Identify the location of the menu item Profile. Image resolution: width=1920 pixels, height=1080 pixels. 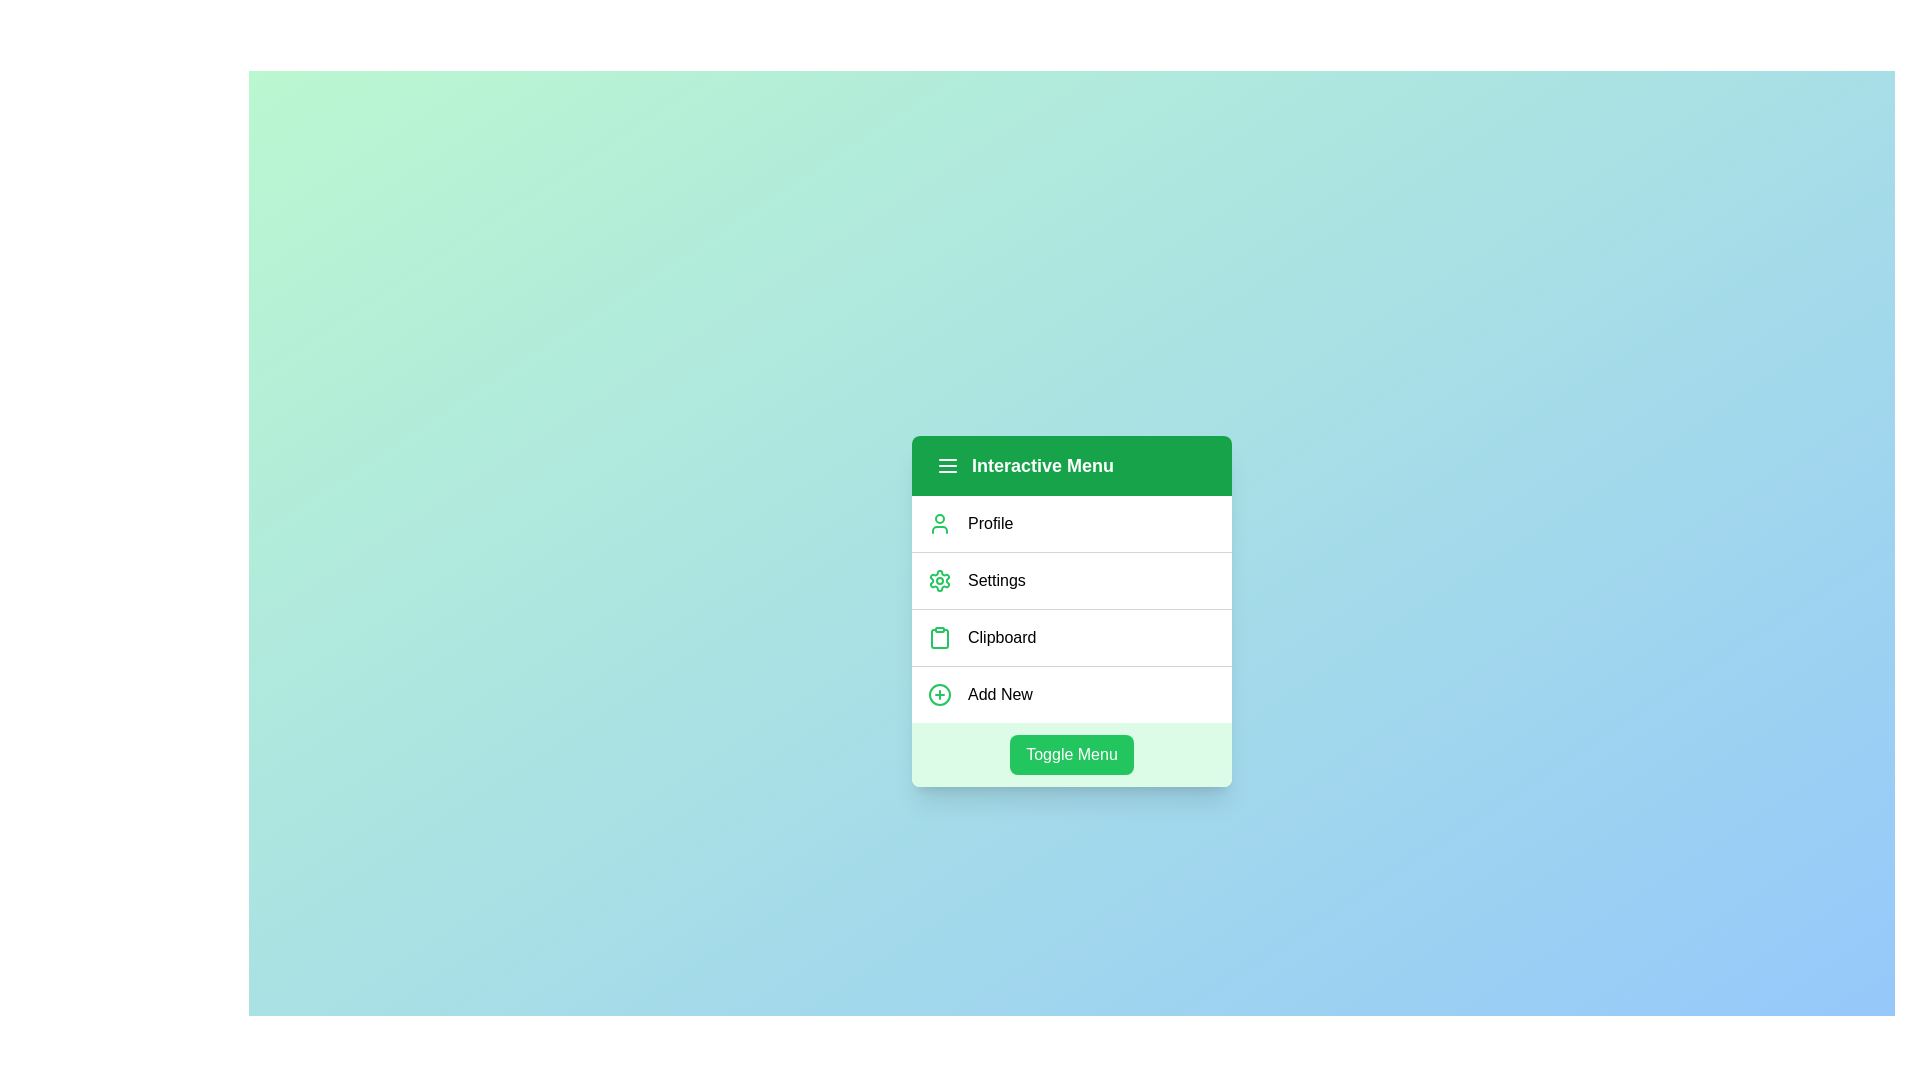
(1070, 522).